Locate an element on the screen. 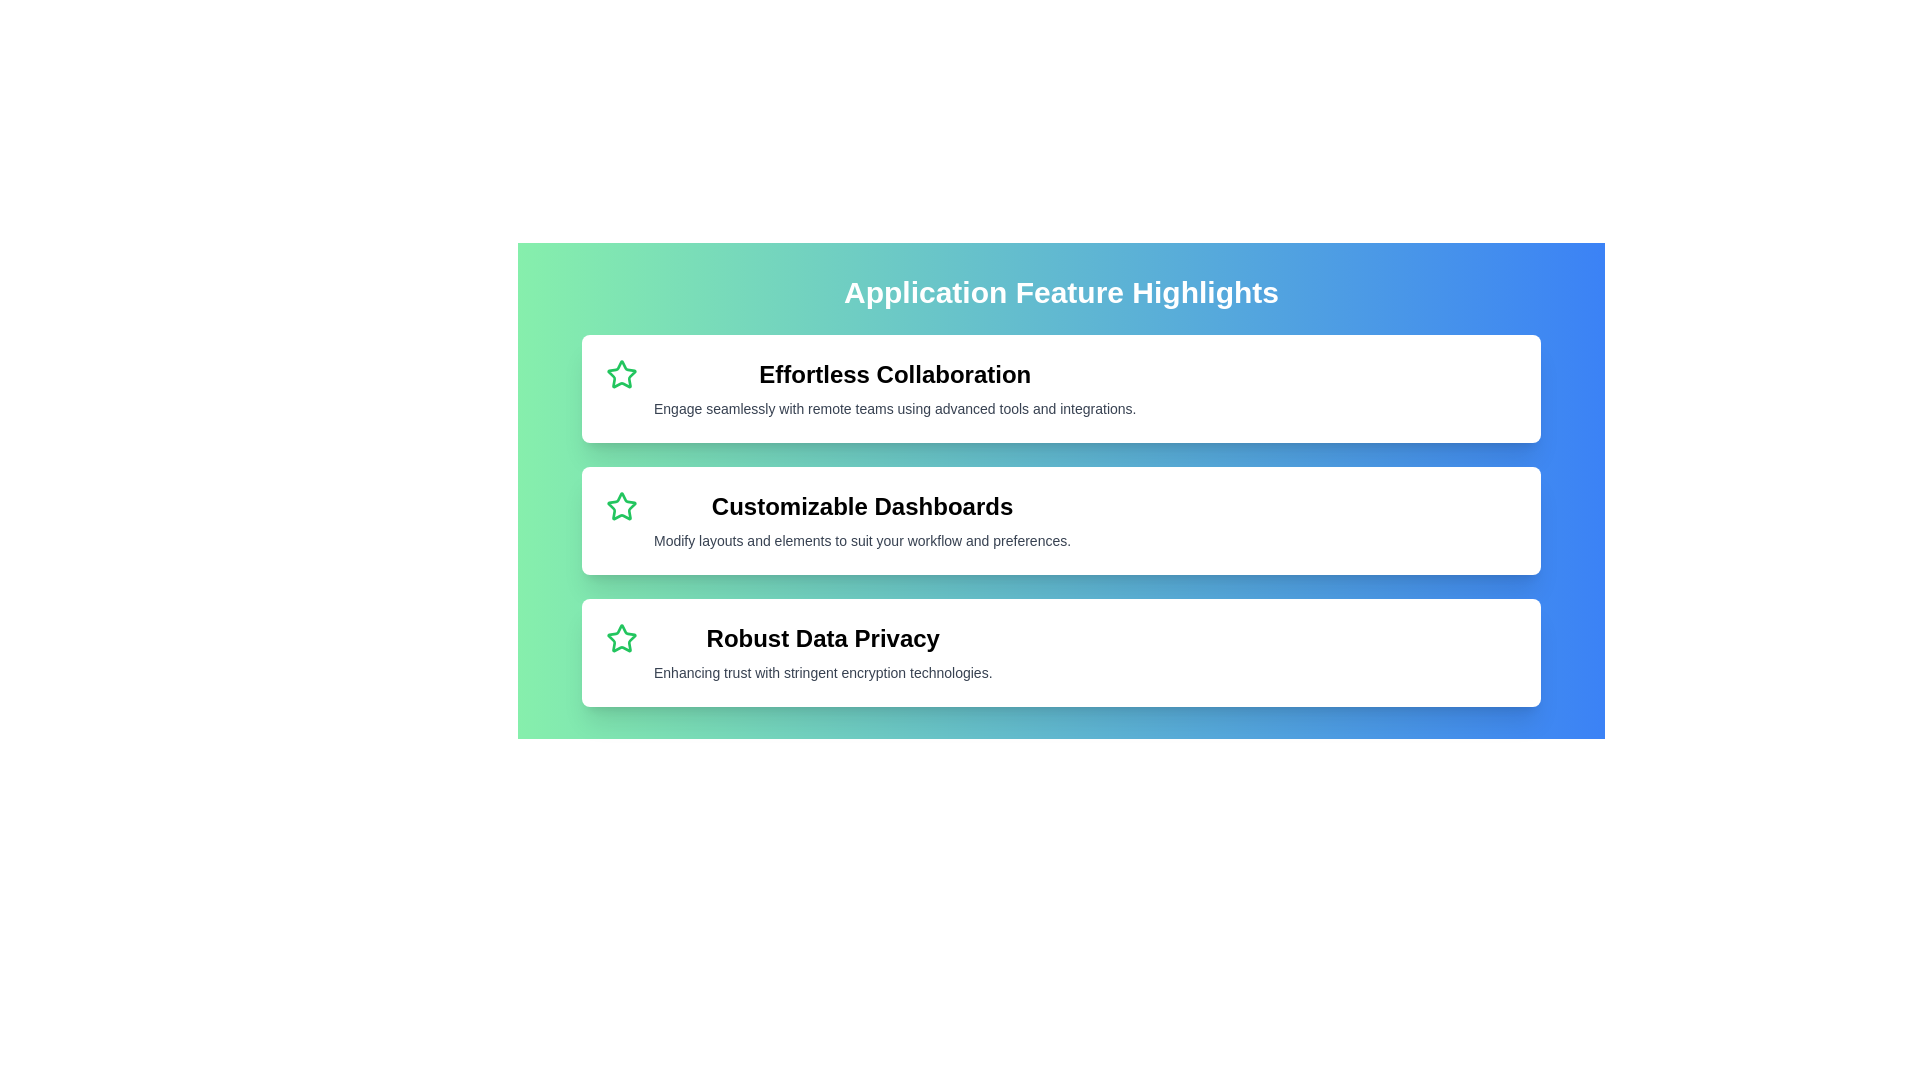 The width and height of the screenshot is (1920, 1080). information contained in the middle Information Card titled 'Customizable Dashboards', which describes the feature and its benefits is located at coordinates (1060, 519).